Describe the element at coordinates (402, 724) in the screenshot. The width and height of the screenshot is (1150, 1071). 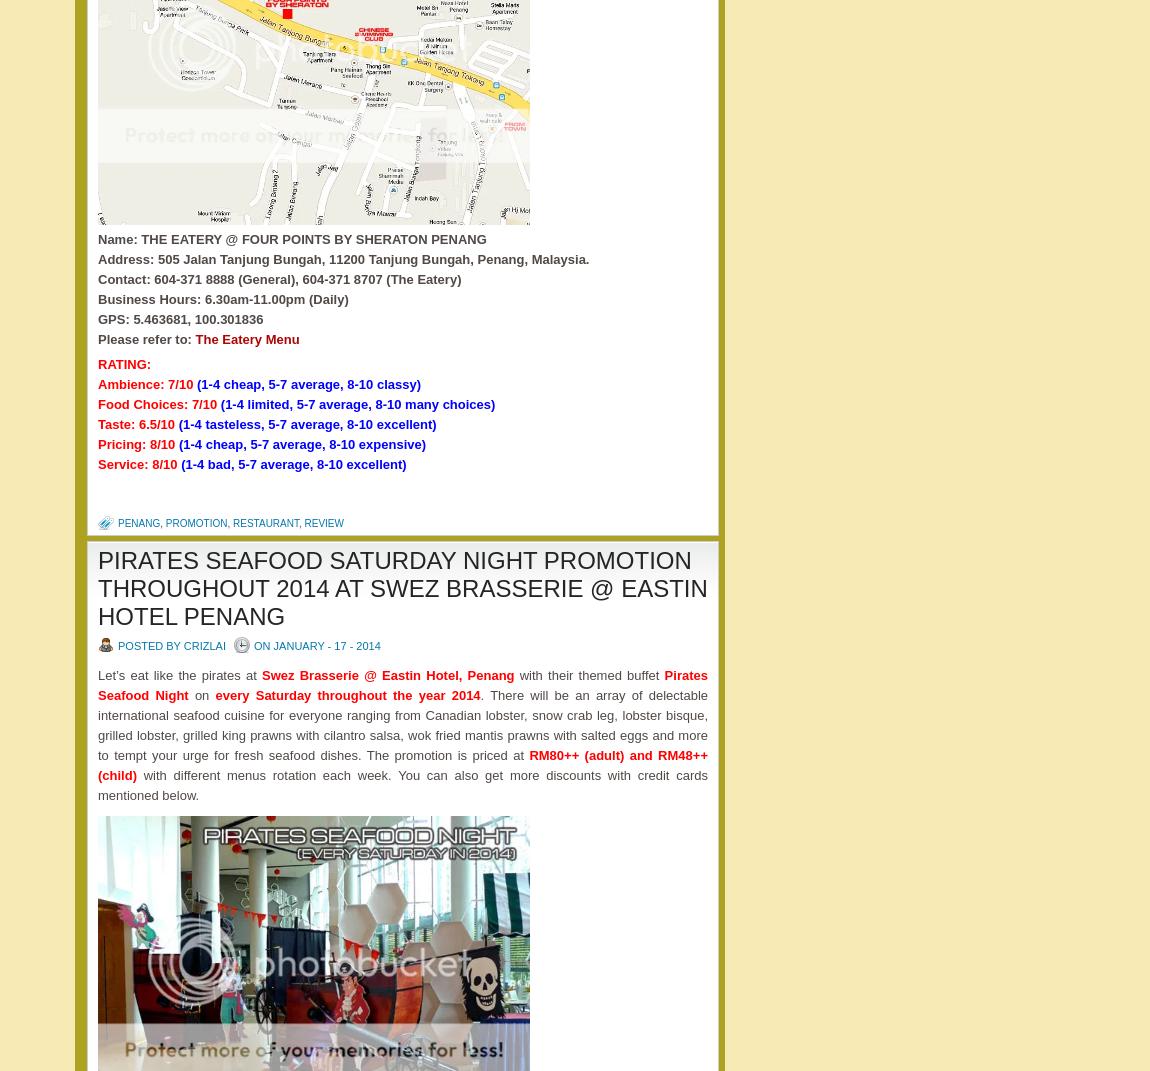
I see `'. There will be an array of delectable international seafood cuisine for everyone ranging from Canadian lobster, snow crab leg, lobster bisque, grilled lobster, grilled king prawns with cilantro salsa, wok fried mantis prawns with salted eggs and more to tempt your urge for fresh seafood dishes. The promotion is priced at'` at that location.